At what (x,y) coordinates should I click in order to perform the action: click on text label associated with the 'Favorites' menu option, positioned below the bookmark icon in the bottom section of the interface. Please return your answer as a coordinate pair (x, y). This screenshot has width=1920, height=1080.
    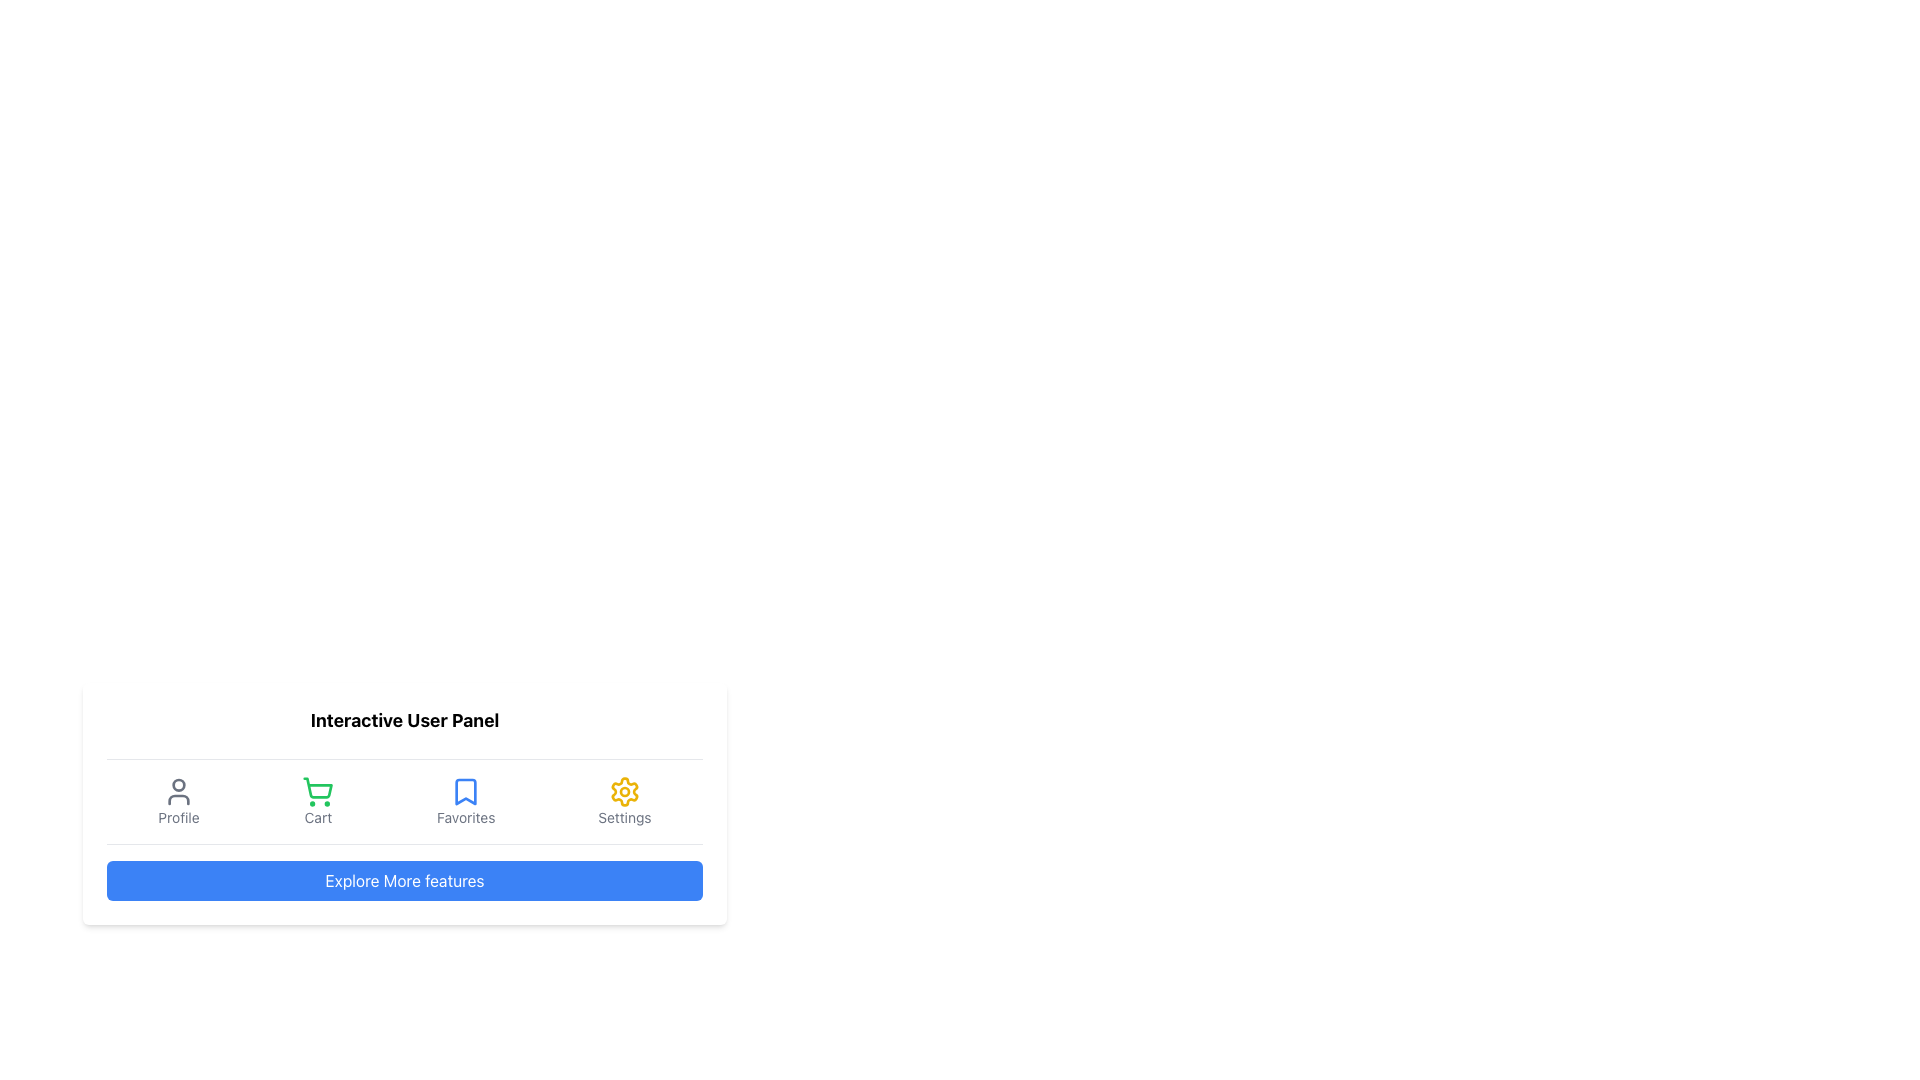
    Looking at the image, I should click on (465, 817).